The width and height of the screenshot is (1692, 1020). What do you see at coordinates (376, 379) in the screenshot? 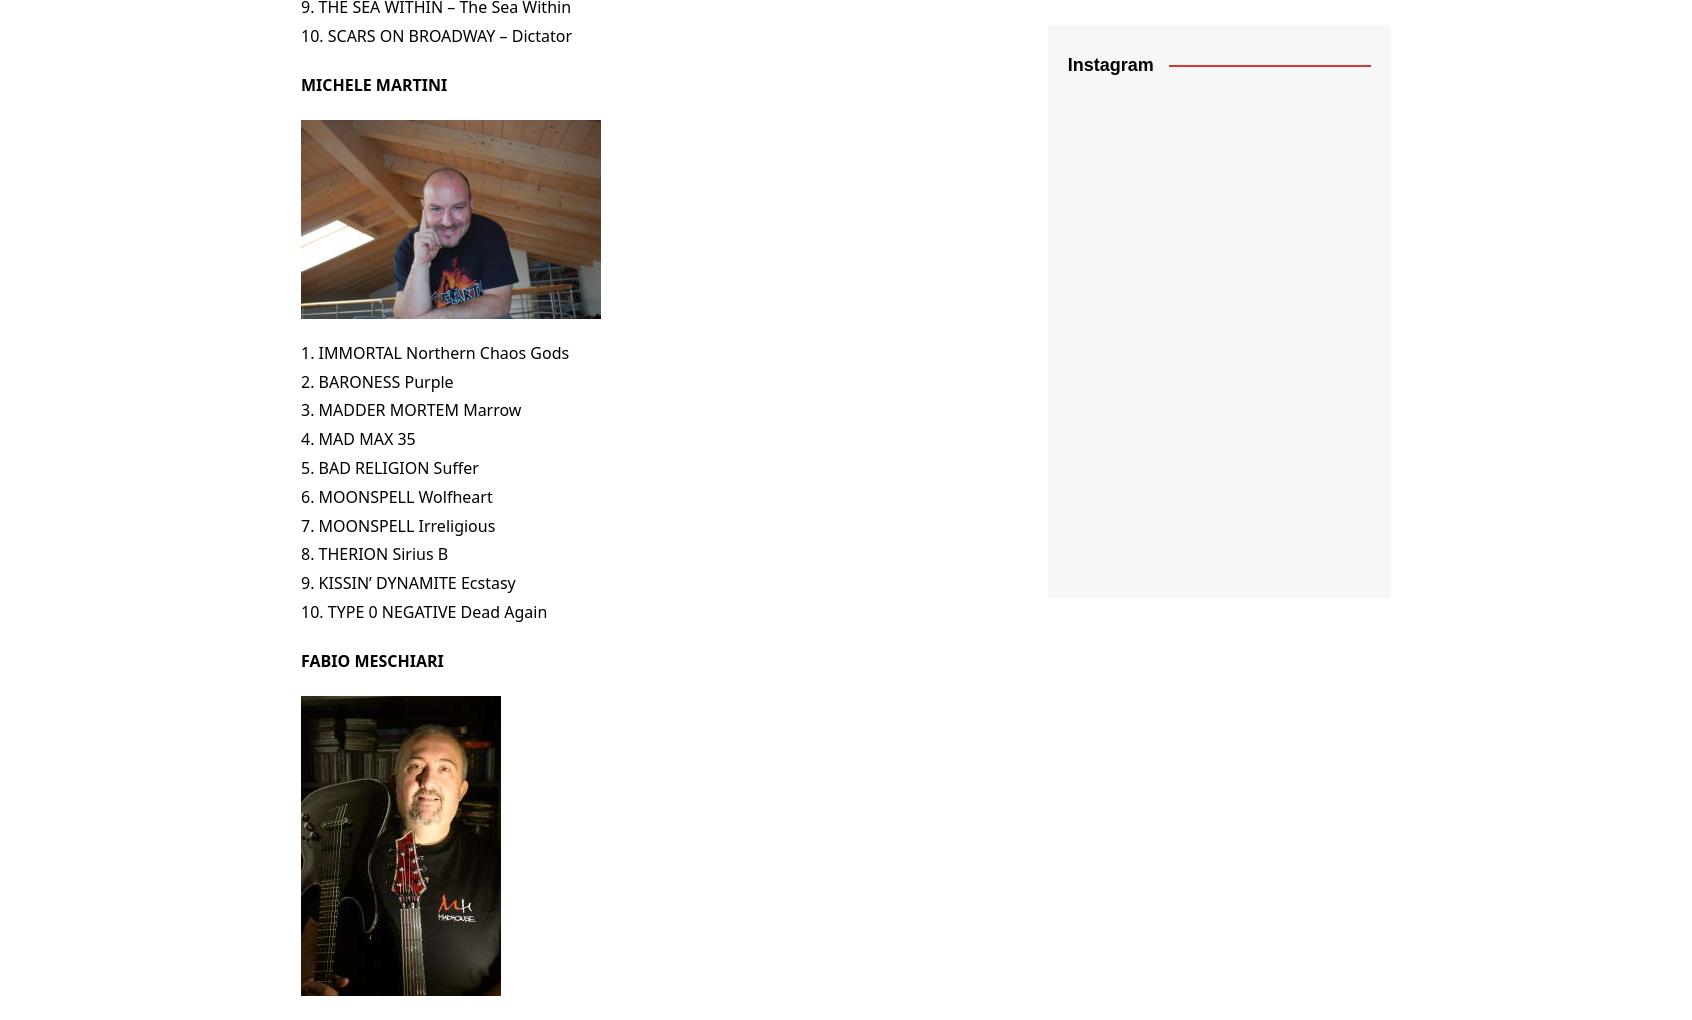
I see `'2. BARONESS Purple'` at bounding box center [376, 379].